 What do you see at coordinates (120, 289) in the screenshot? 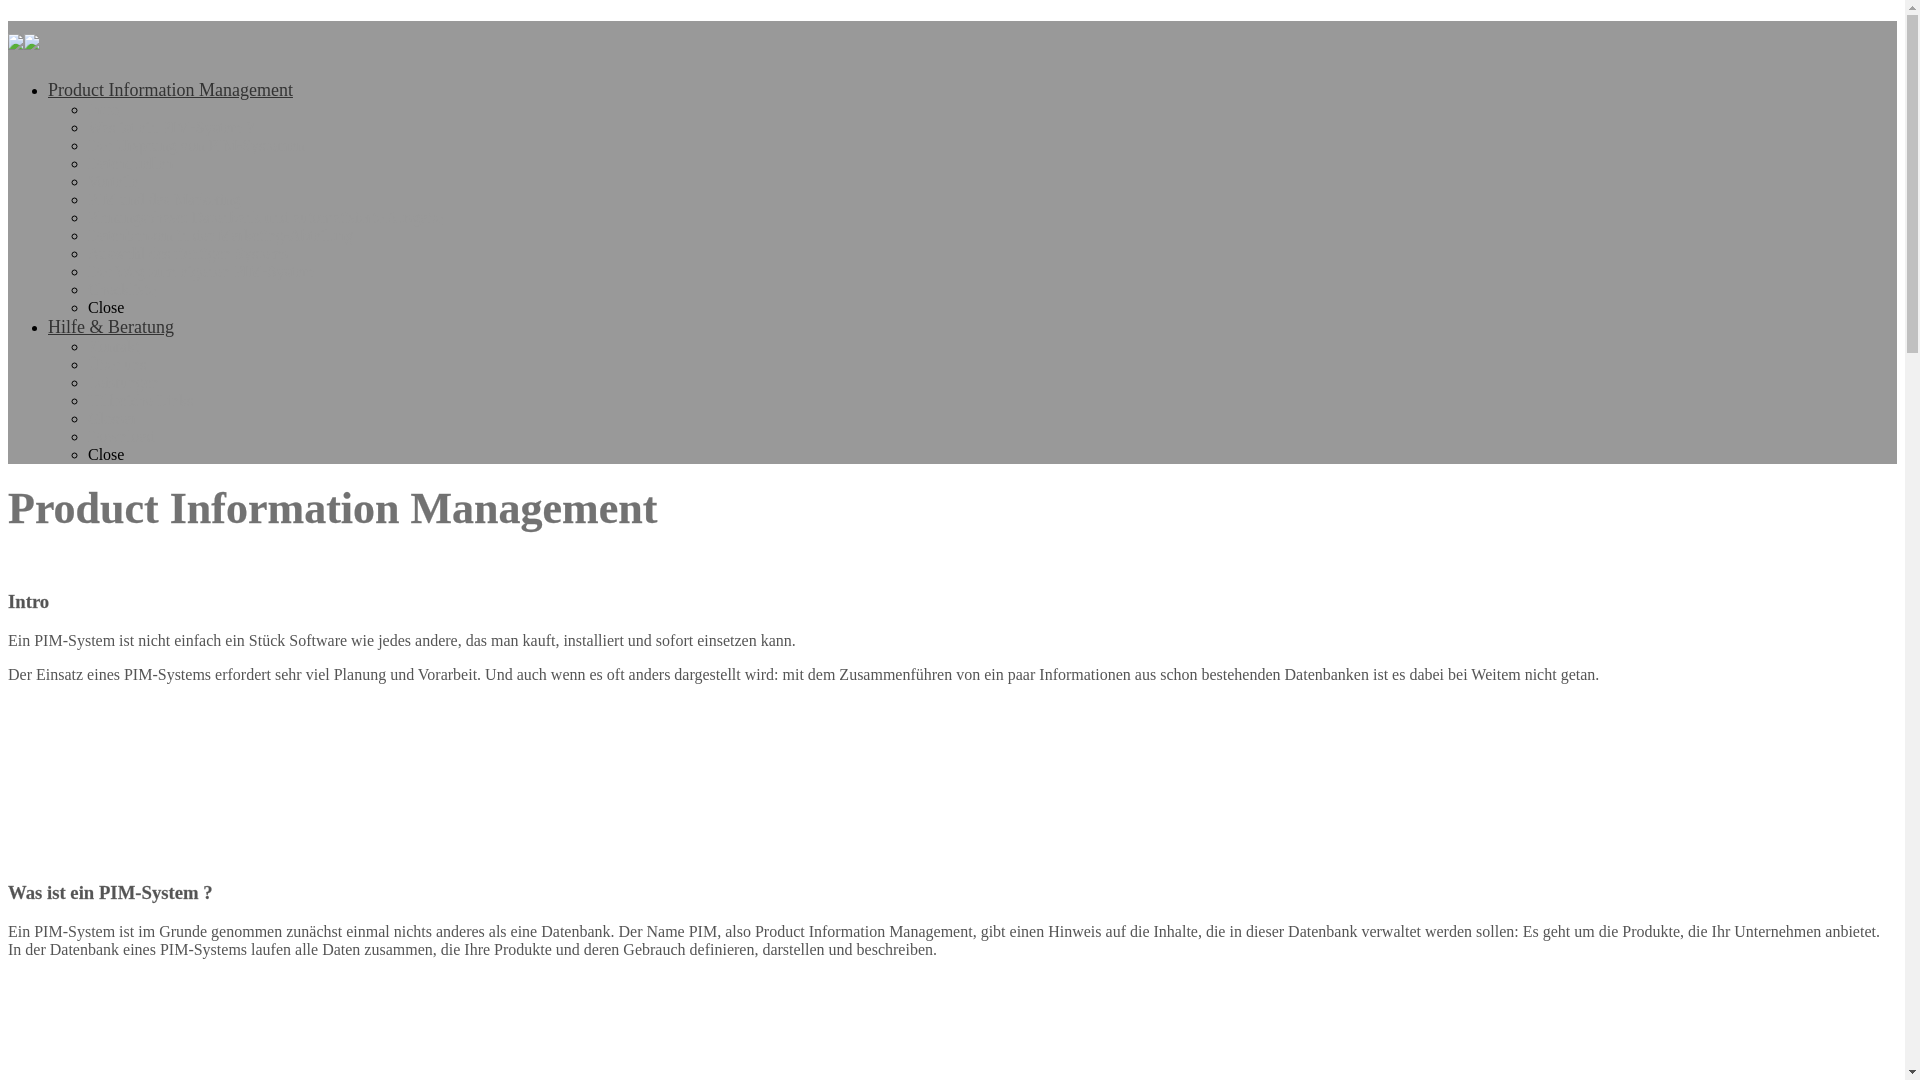
I see `'Checkliste'` at bounding box center [120, 289].